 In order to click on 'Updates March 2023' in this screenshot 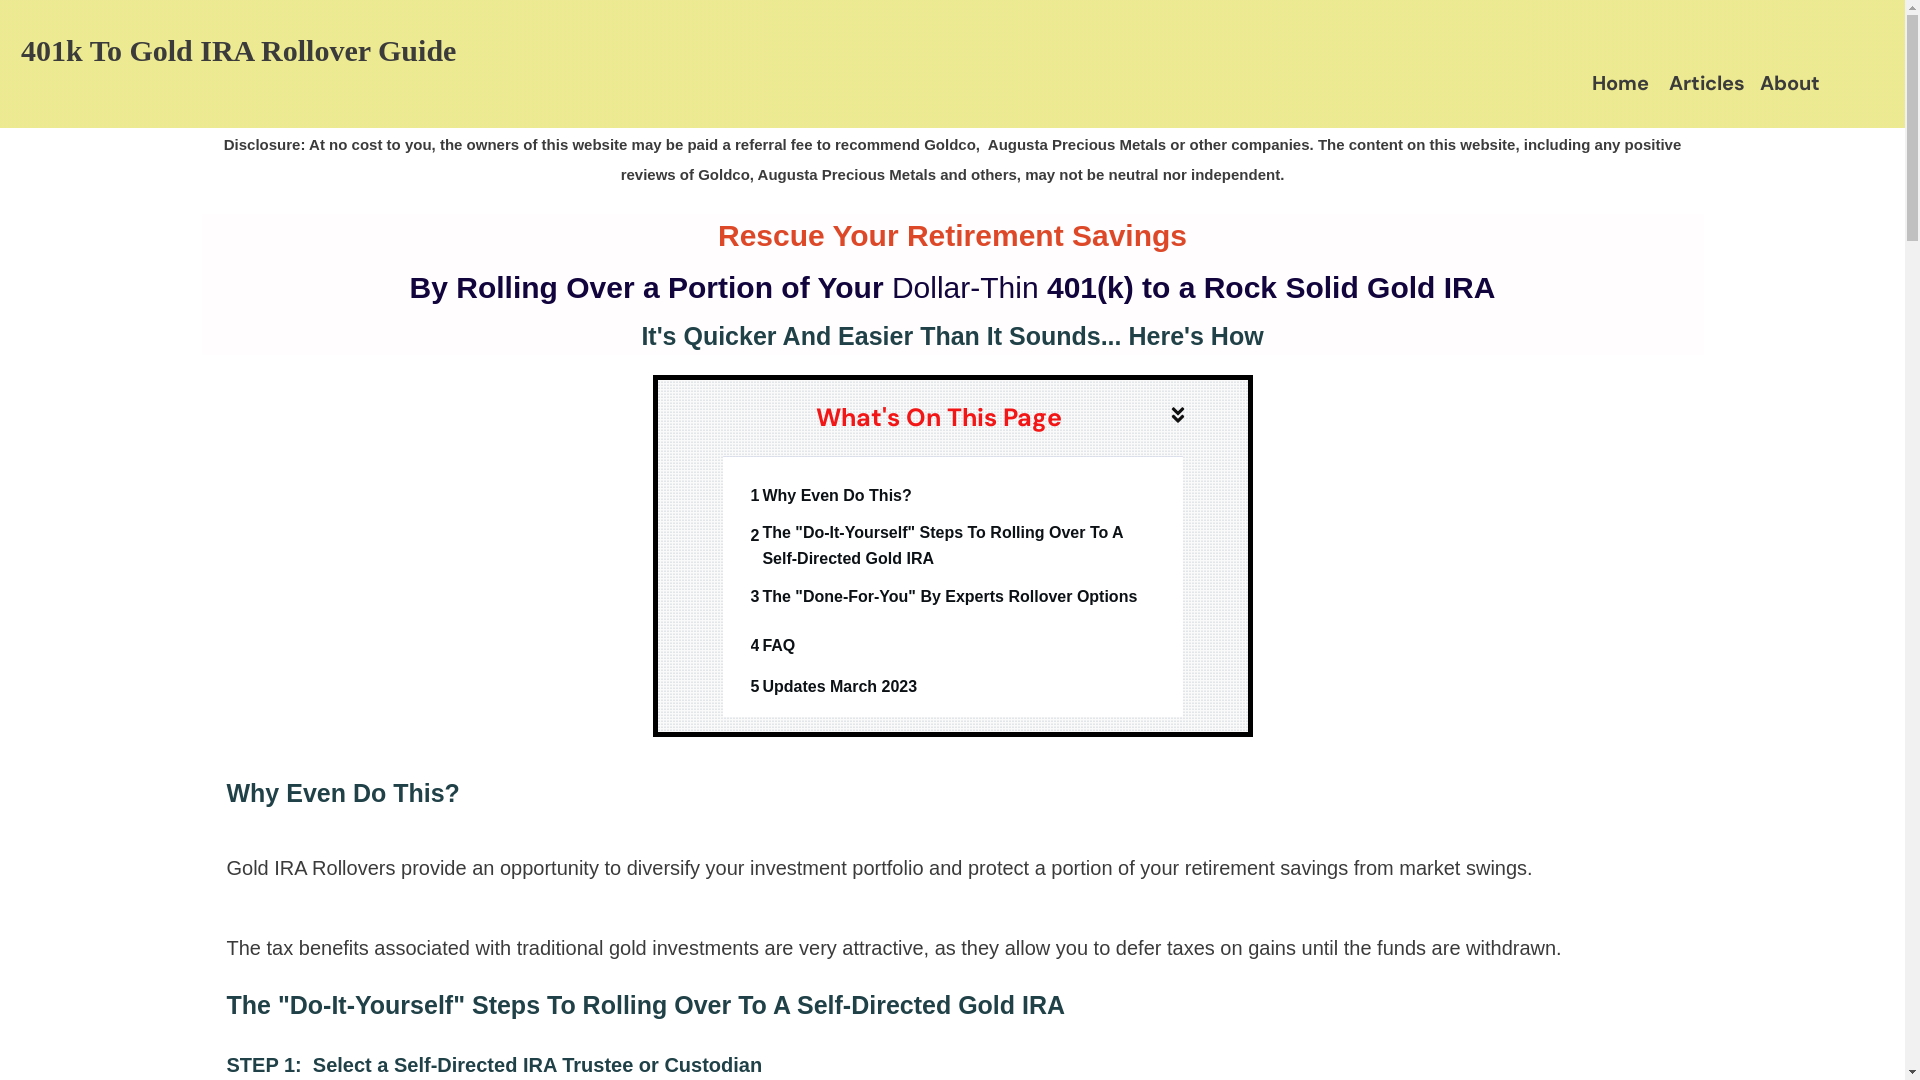, I will do `click(839, 685)`.